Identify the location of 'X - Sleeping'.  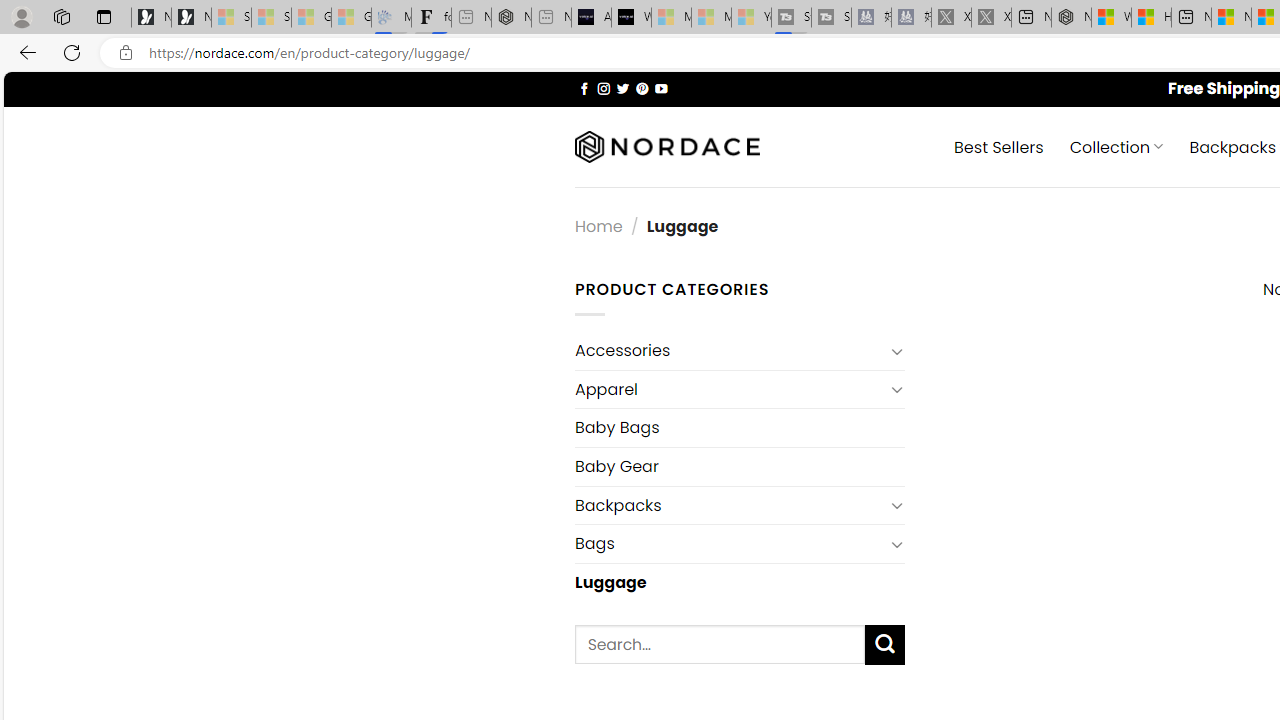
(991, 17).